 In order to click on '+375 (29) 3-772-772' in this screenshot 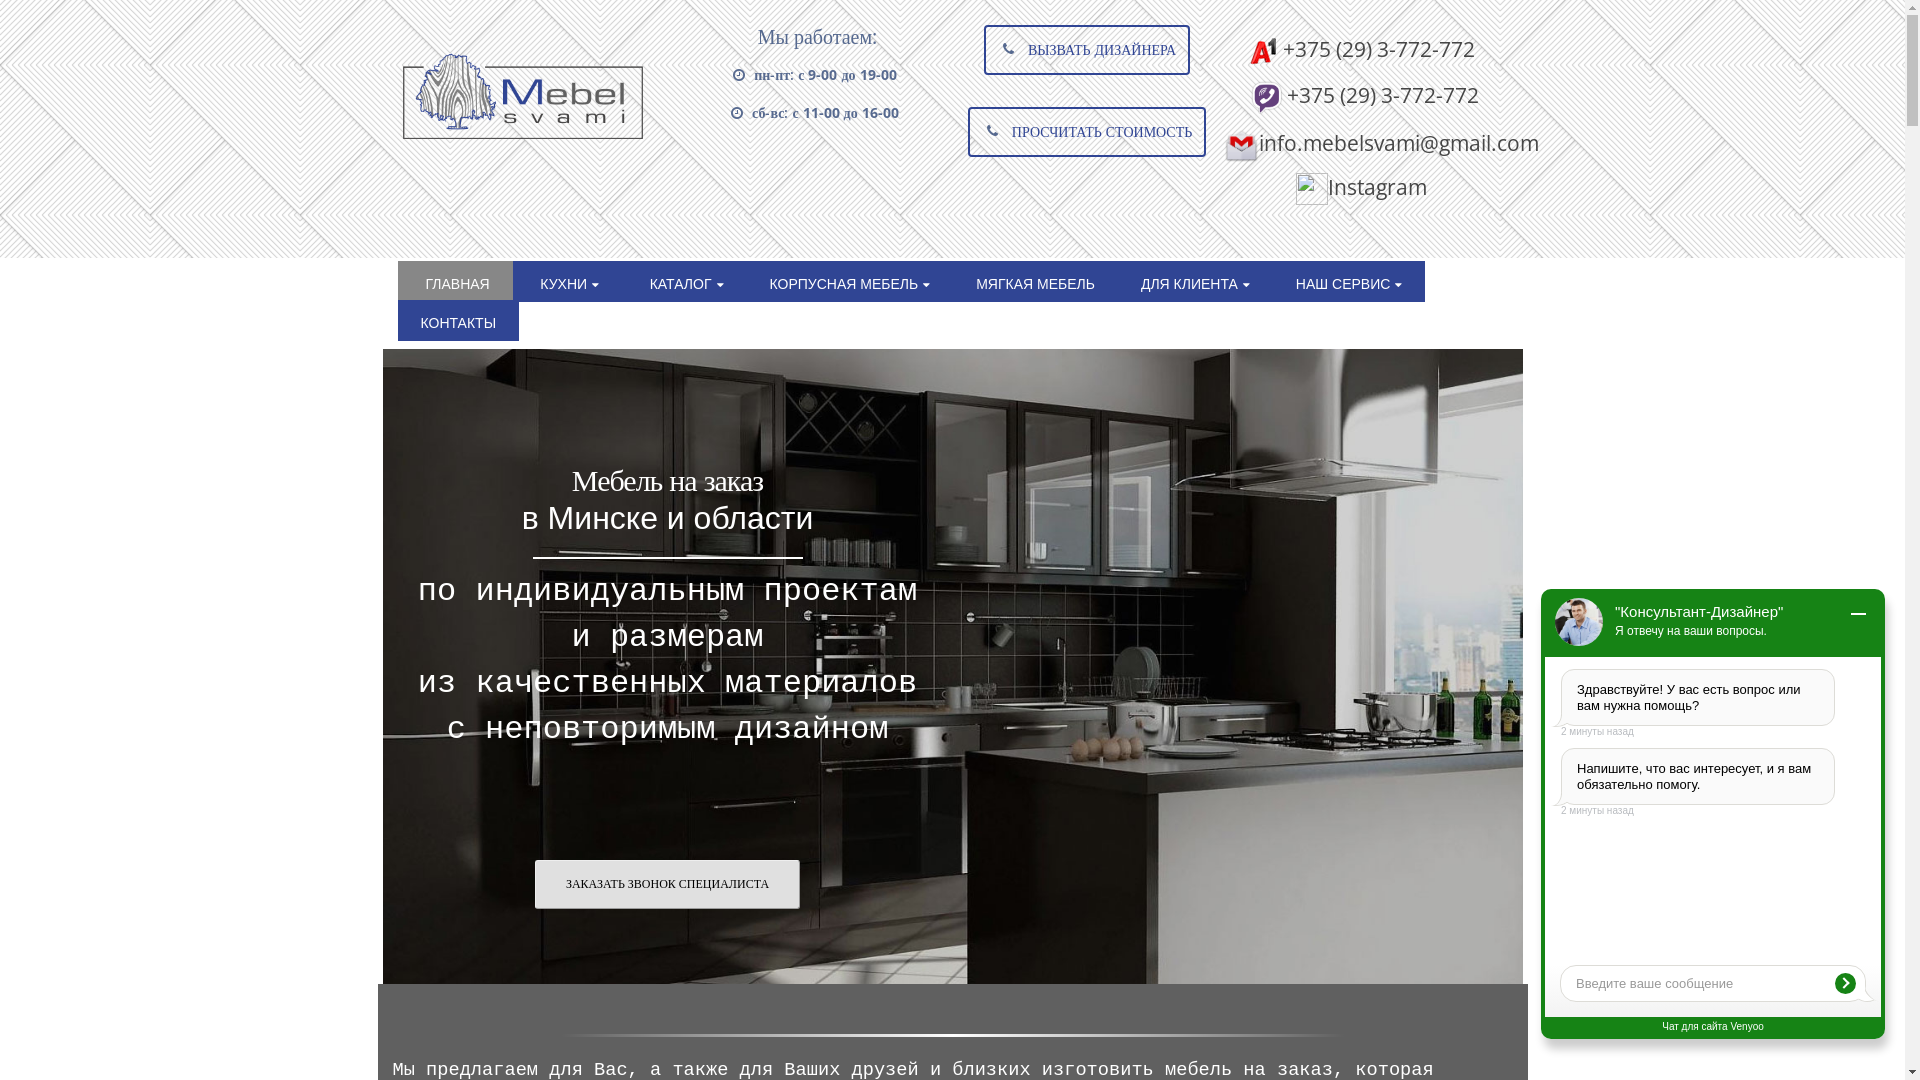, I will do `click(1361, 94)`.